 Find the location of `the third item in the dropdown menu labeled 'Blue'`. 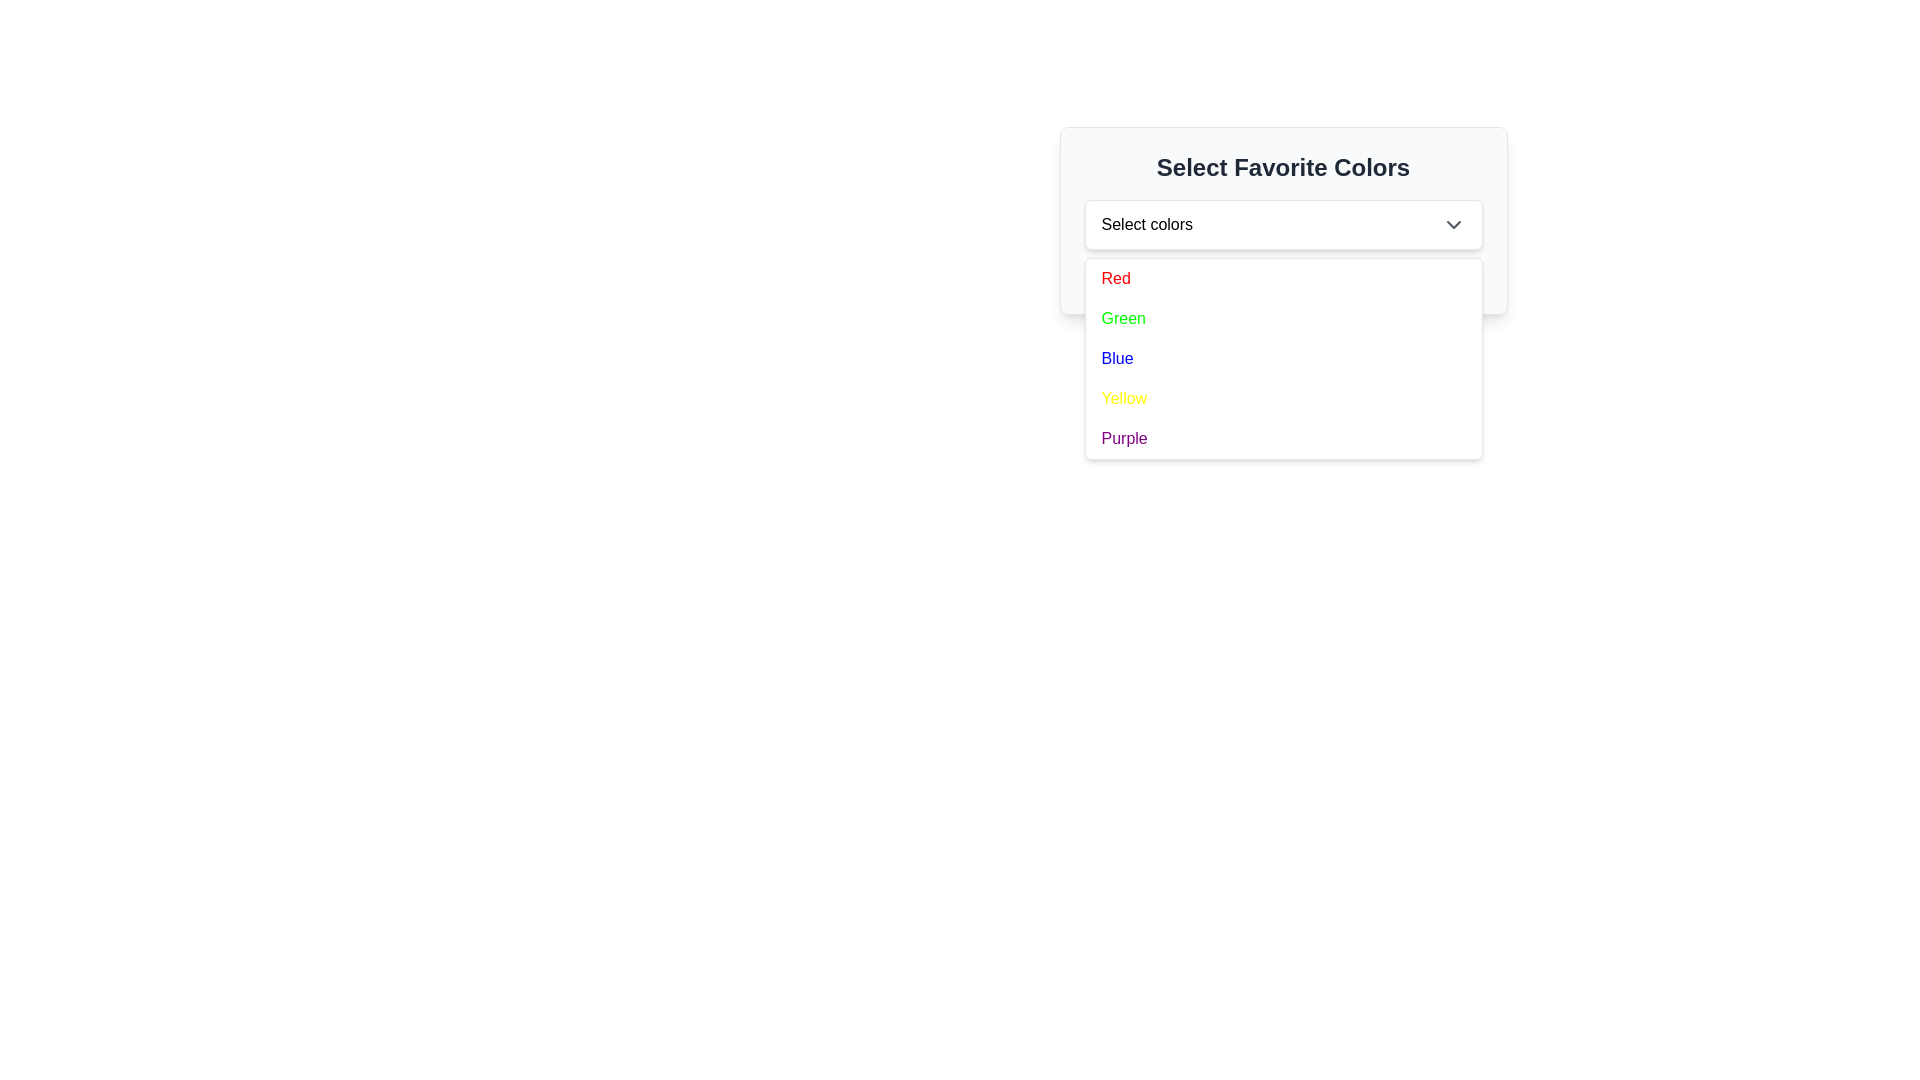

the third item in the dropdown menu labeled 'Blue' is located at coordinates (1283, 357).